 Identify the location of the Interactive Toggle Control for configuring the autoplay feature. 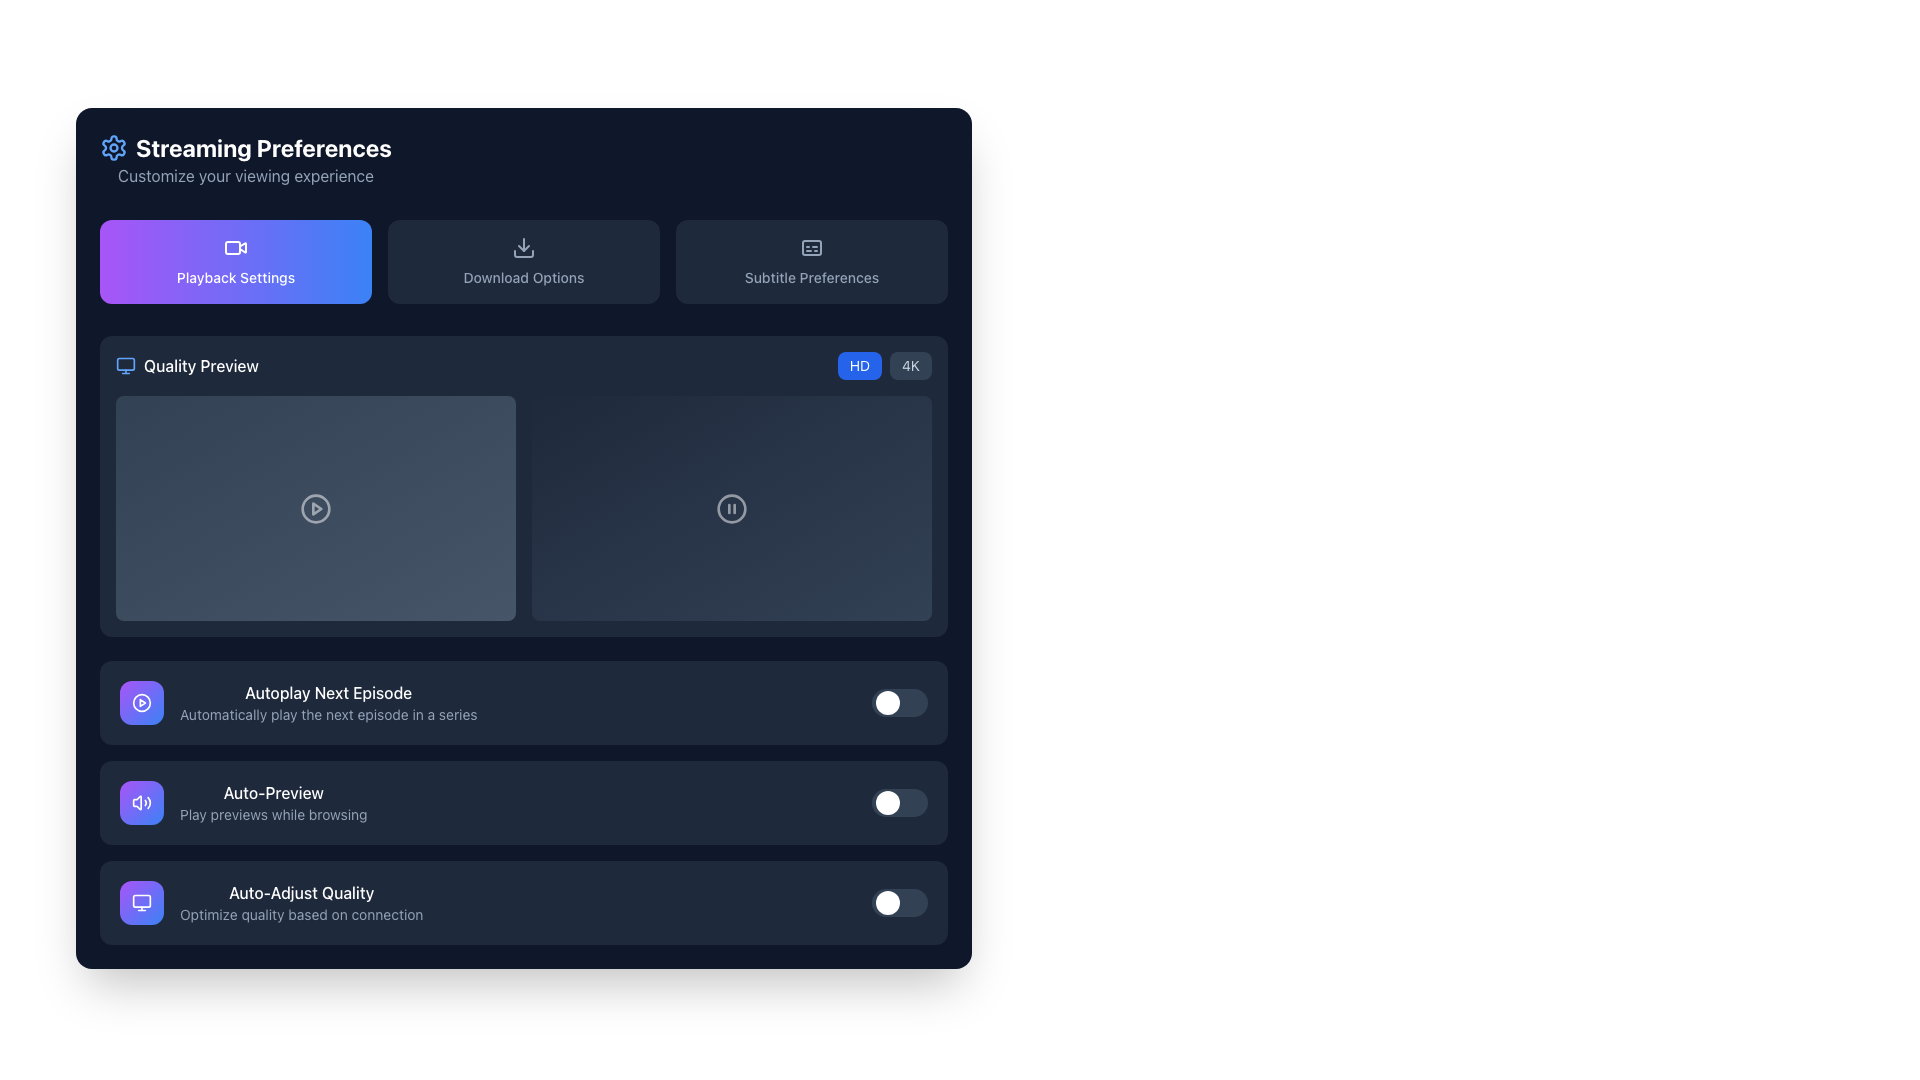
(523, 701).